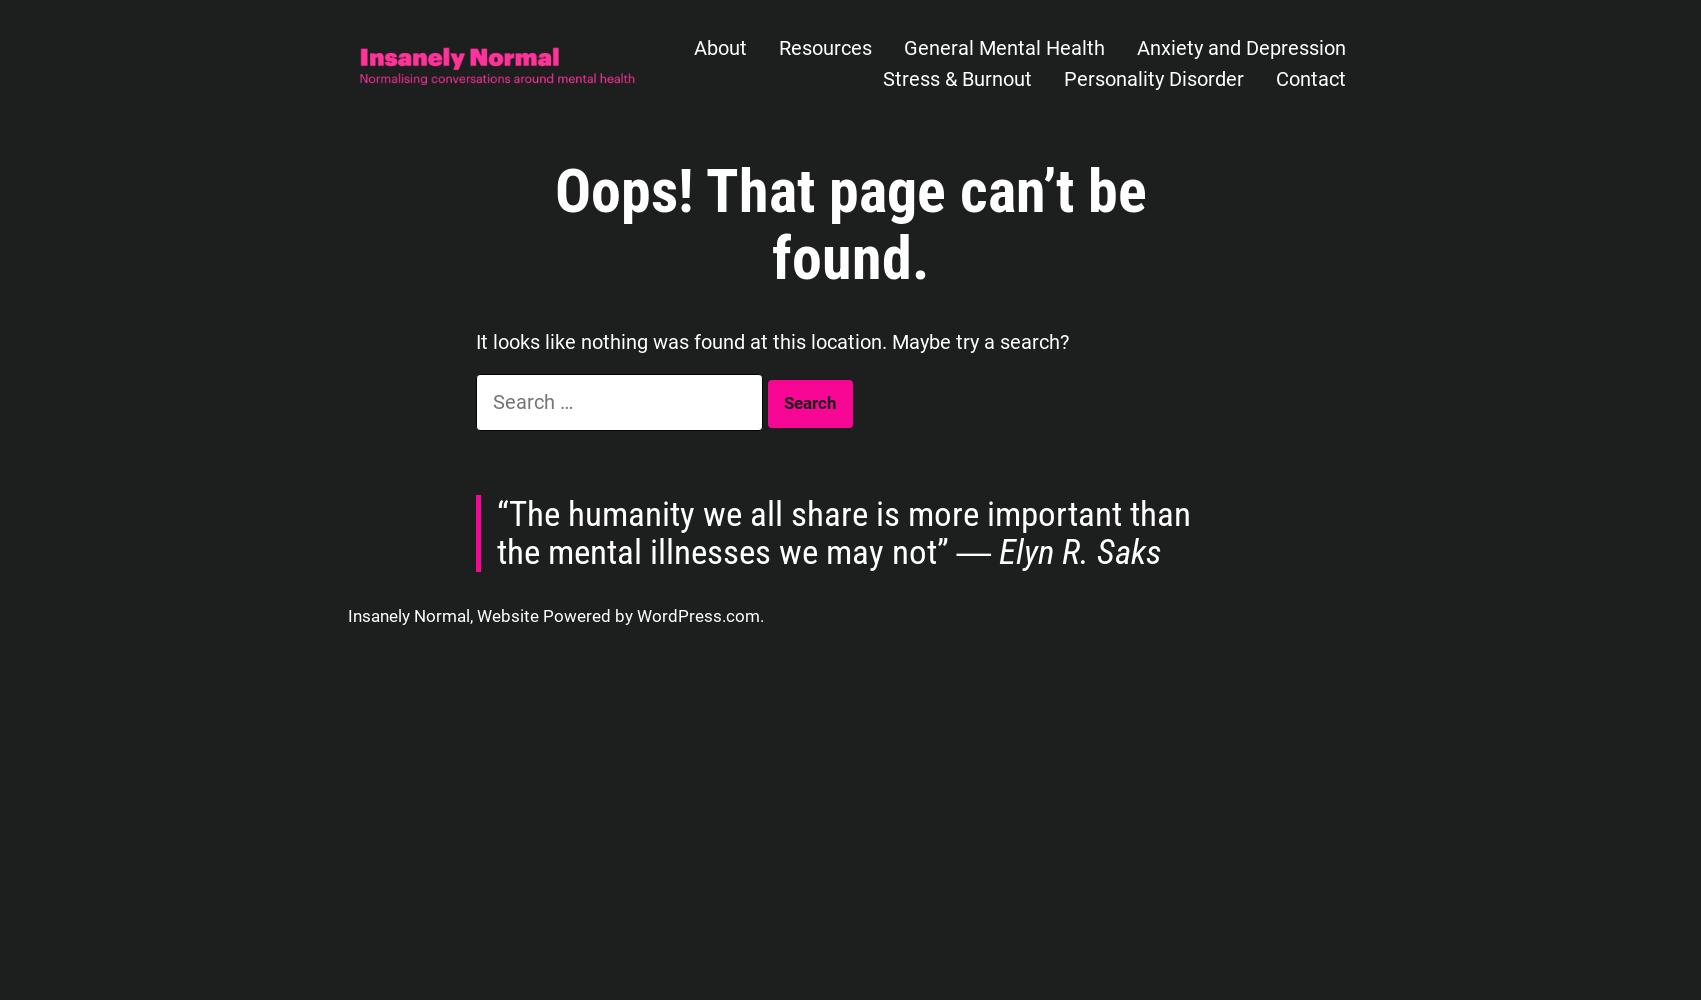 The image size is (1701, 1000). What do you see at coordinates (843, 532) in the screenshot?
I see `'“The humanity we all share is more important than the mental illnesses we may not” ―'` at bounding box center [843, 532].